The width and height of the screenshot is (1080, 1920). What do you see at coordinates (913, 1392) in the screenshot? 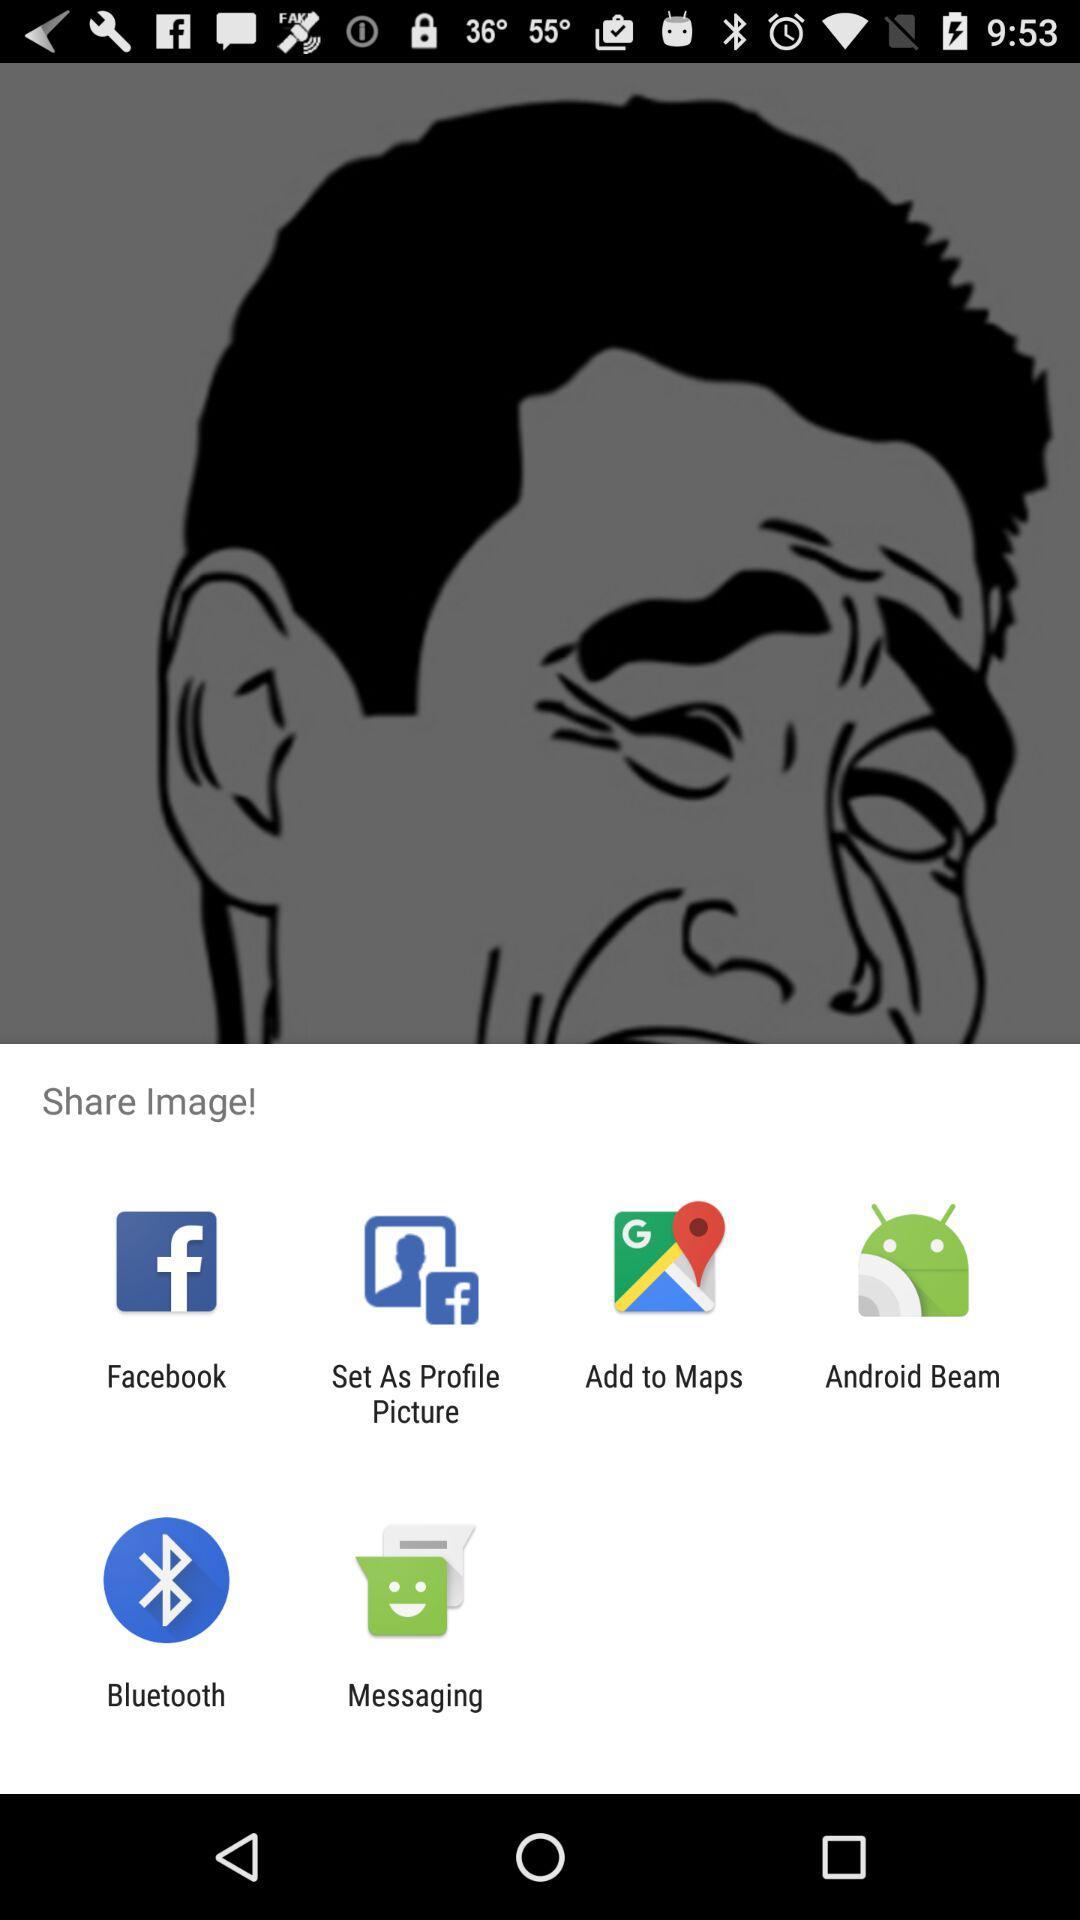
I see `icon to the right of add to maps app` at bounding box center [913, 1392].